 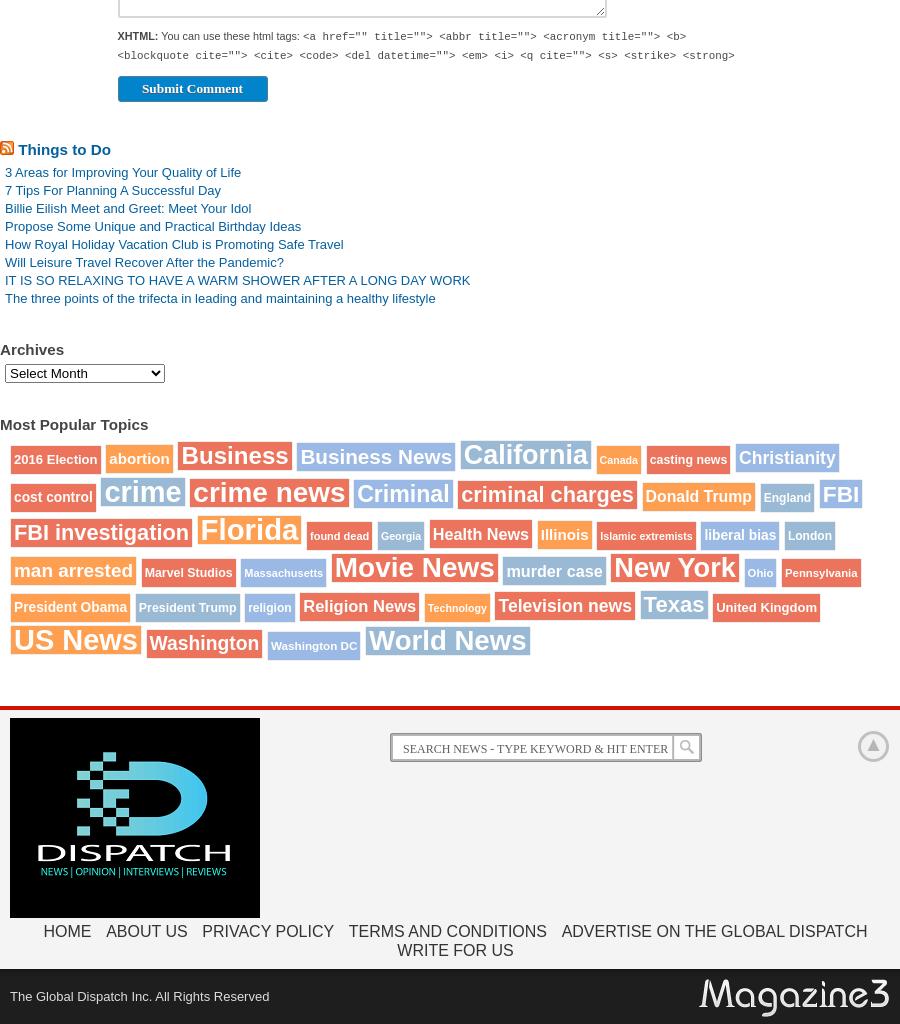 What do you see at coordinates (673, 604) in the screenshot?
I see `'Texas'` at bounding box center [673, 604].